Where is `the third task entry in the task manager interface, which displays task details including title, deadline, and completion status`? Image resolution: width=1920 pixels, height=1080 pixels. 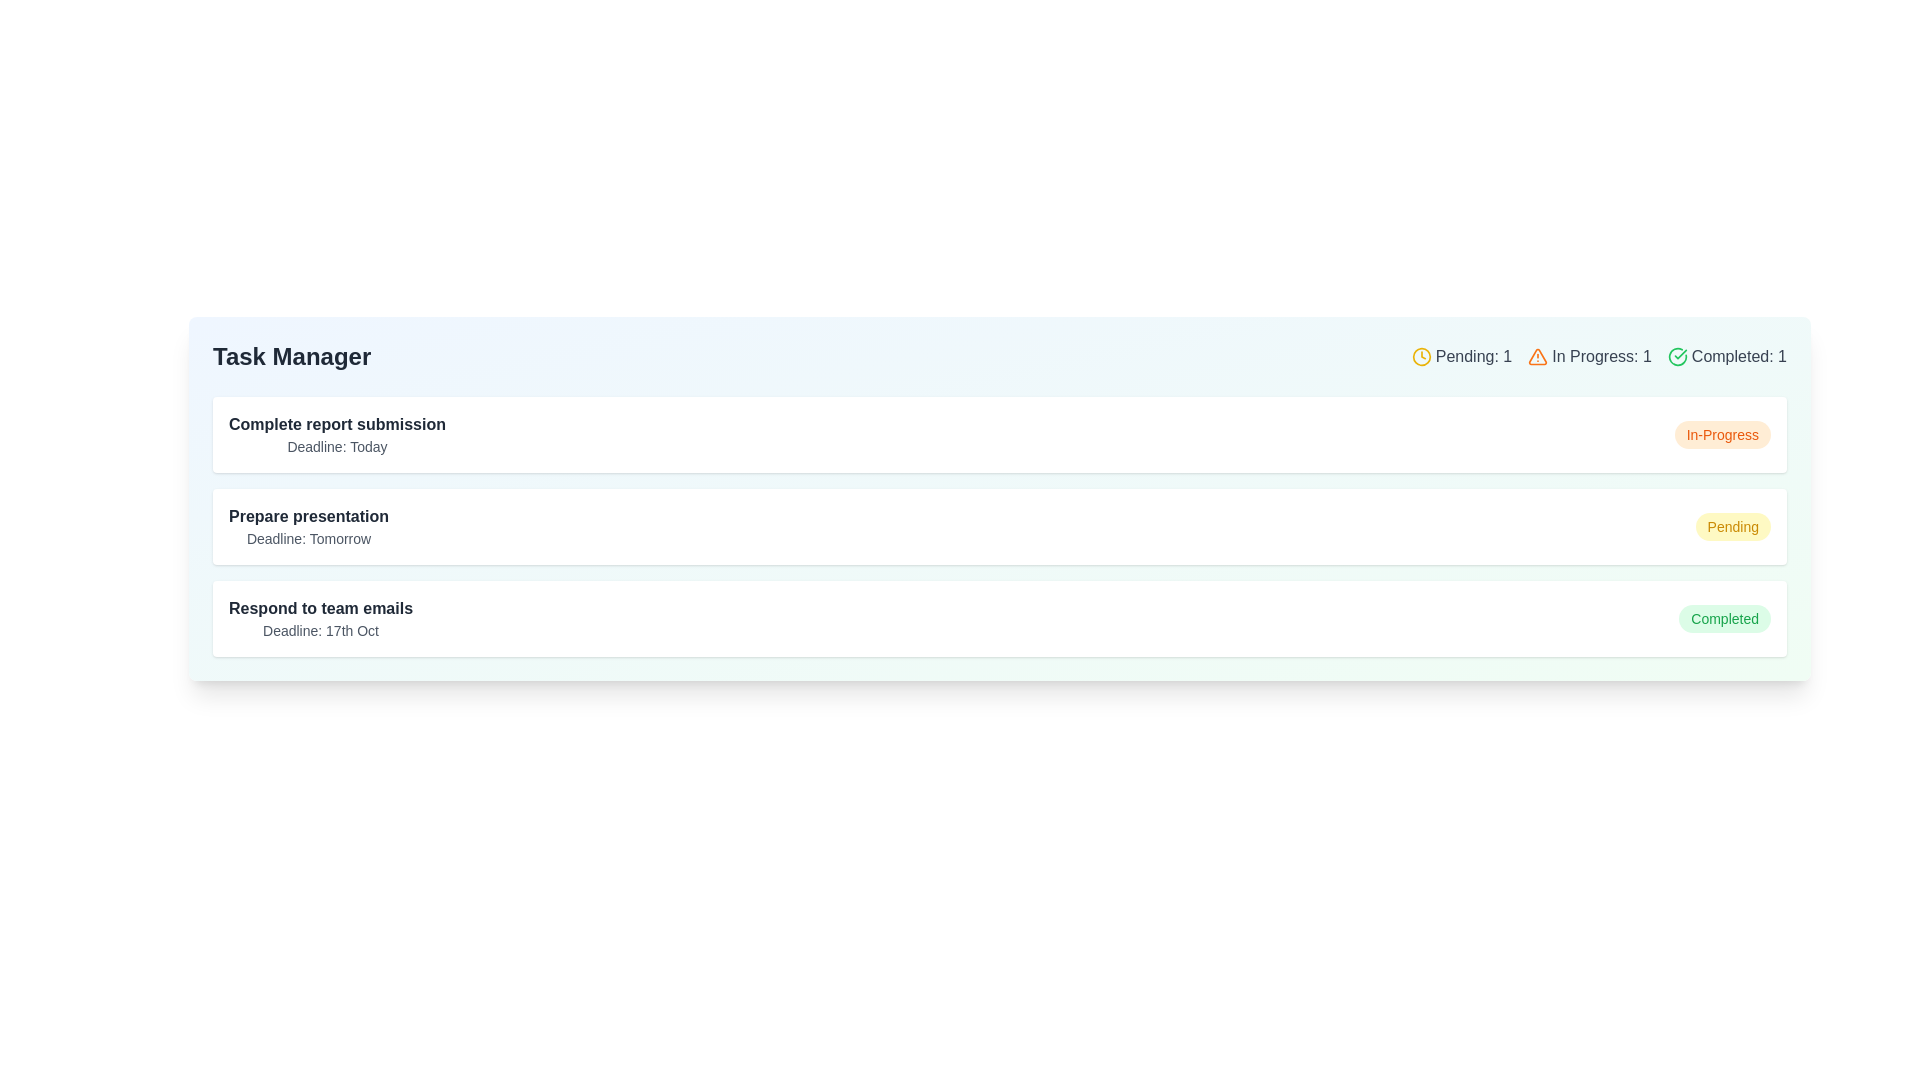 the third task entry in the task manager interface, which displays task details including title, deadline, and completion status is located at coordinates (999, 617).